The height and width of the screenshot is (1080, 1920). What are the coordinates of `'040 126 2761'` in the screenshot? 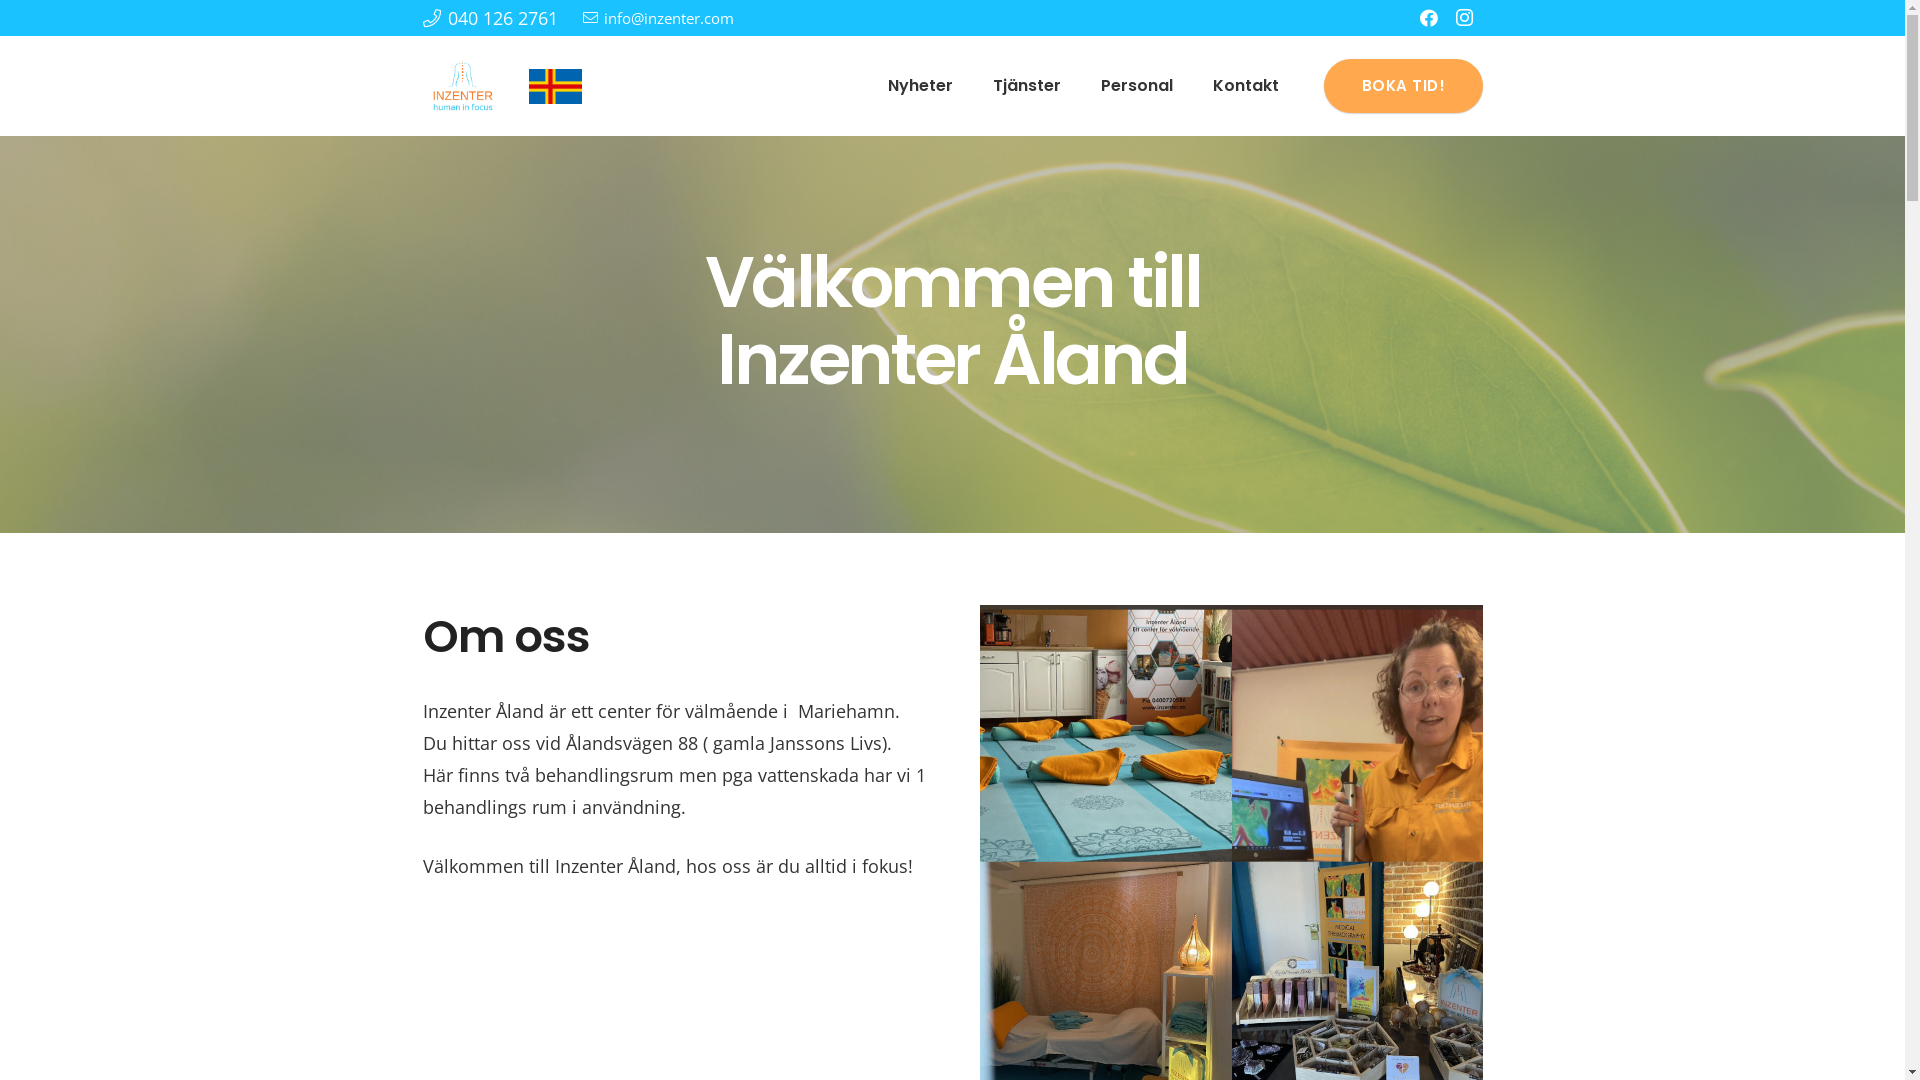 It's located at (489, 18).